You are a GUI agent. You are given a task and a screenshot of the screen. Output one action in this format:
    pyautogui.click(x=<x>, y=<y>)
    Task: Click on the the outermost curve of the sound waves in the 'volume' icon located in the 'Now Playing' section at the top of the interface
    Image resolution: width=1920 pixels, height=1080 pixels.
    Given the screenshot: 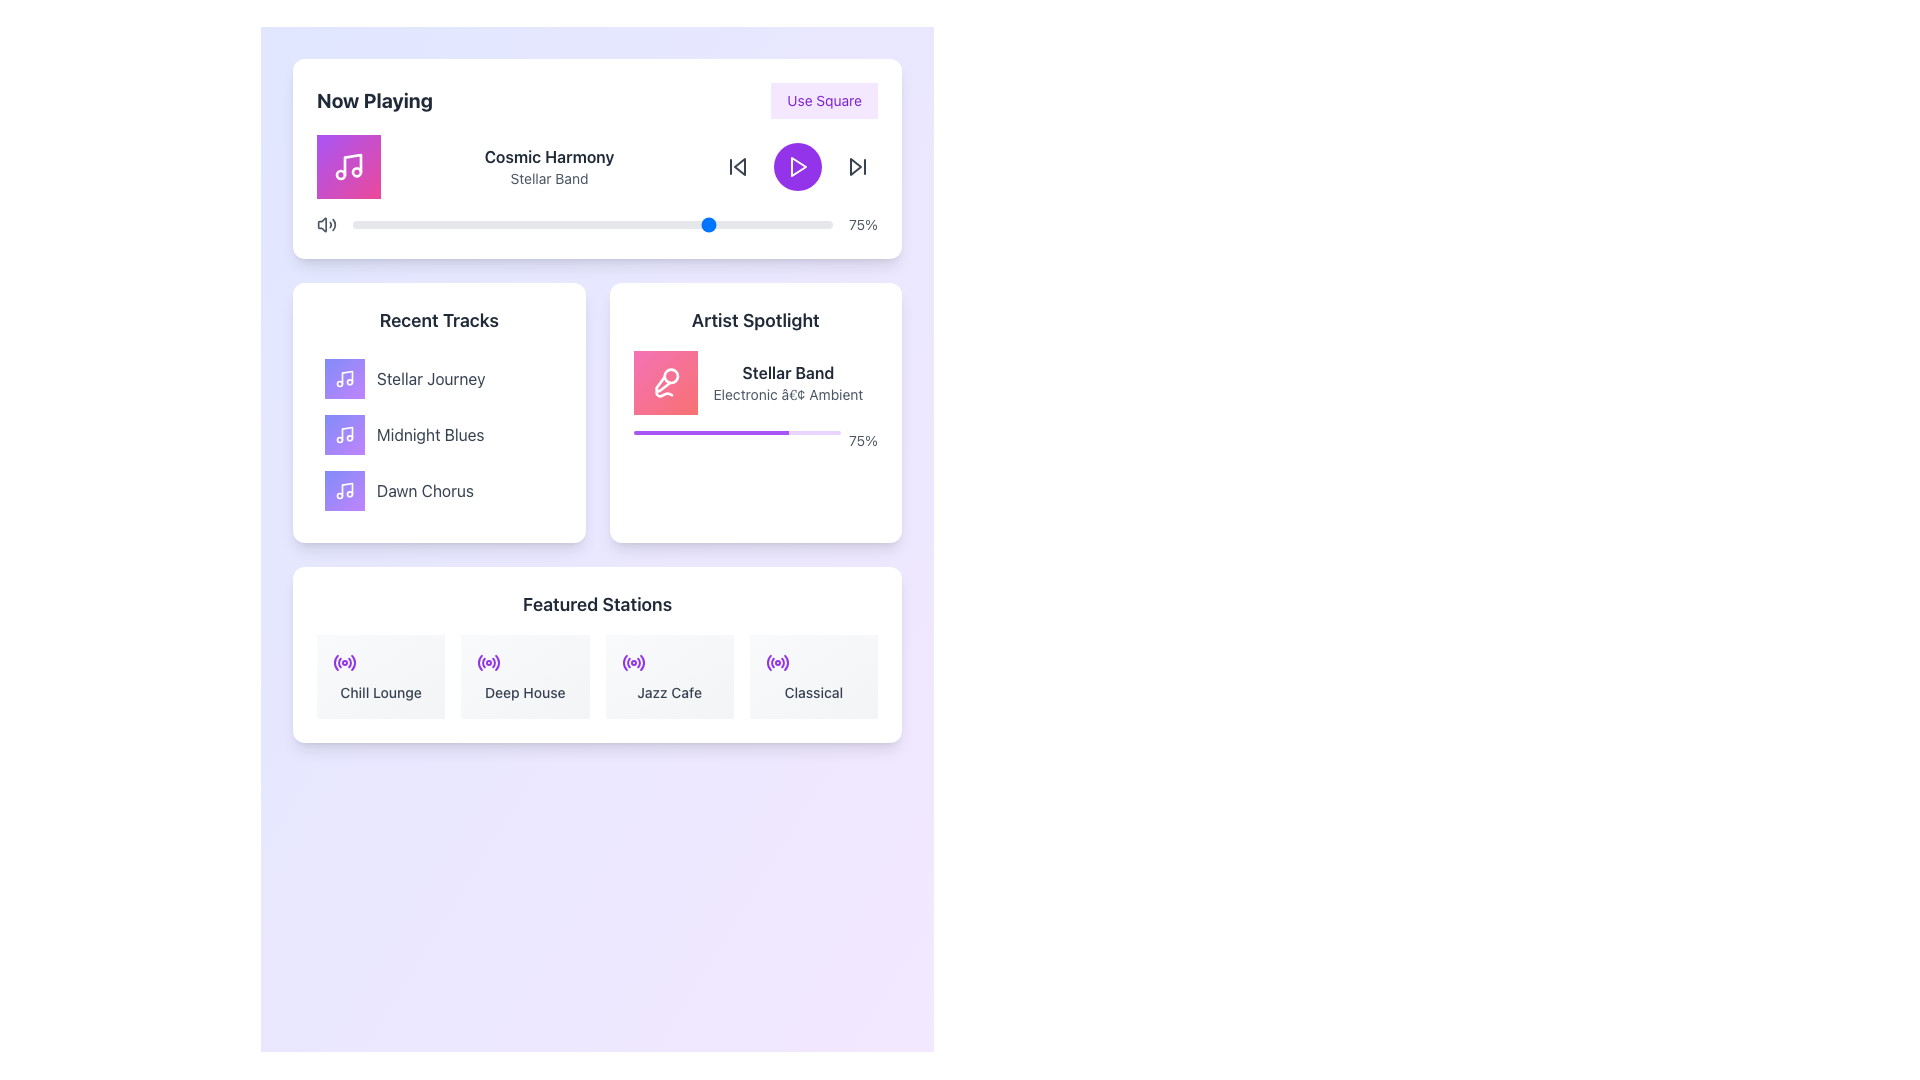 What is the action you would take?
    pyautogui.click(x=334, y=224)
    